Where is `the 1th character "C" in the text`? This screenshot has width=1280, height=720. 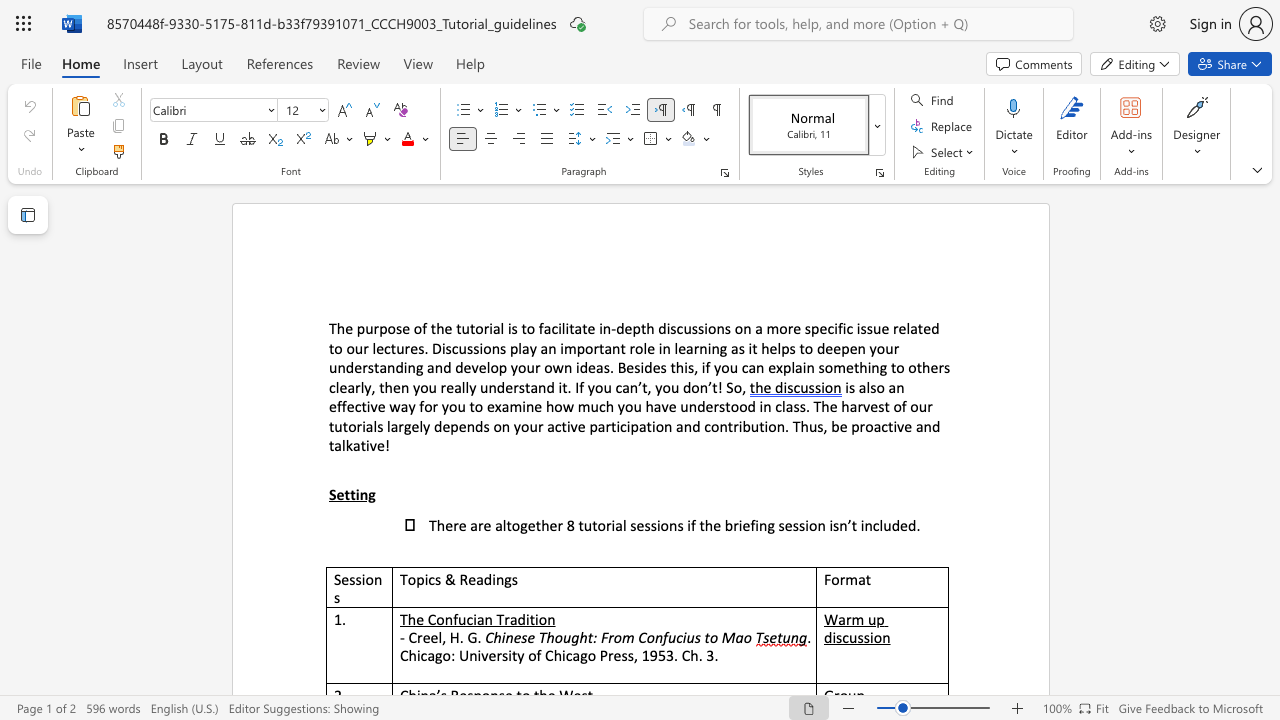 the 1th character "C" in the text is located at coordinates (431, 618).